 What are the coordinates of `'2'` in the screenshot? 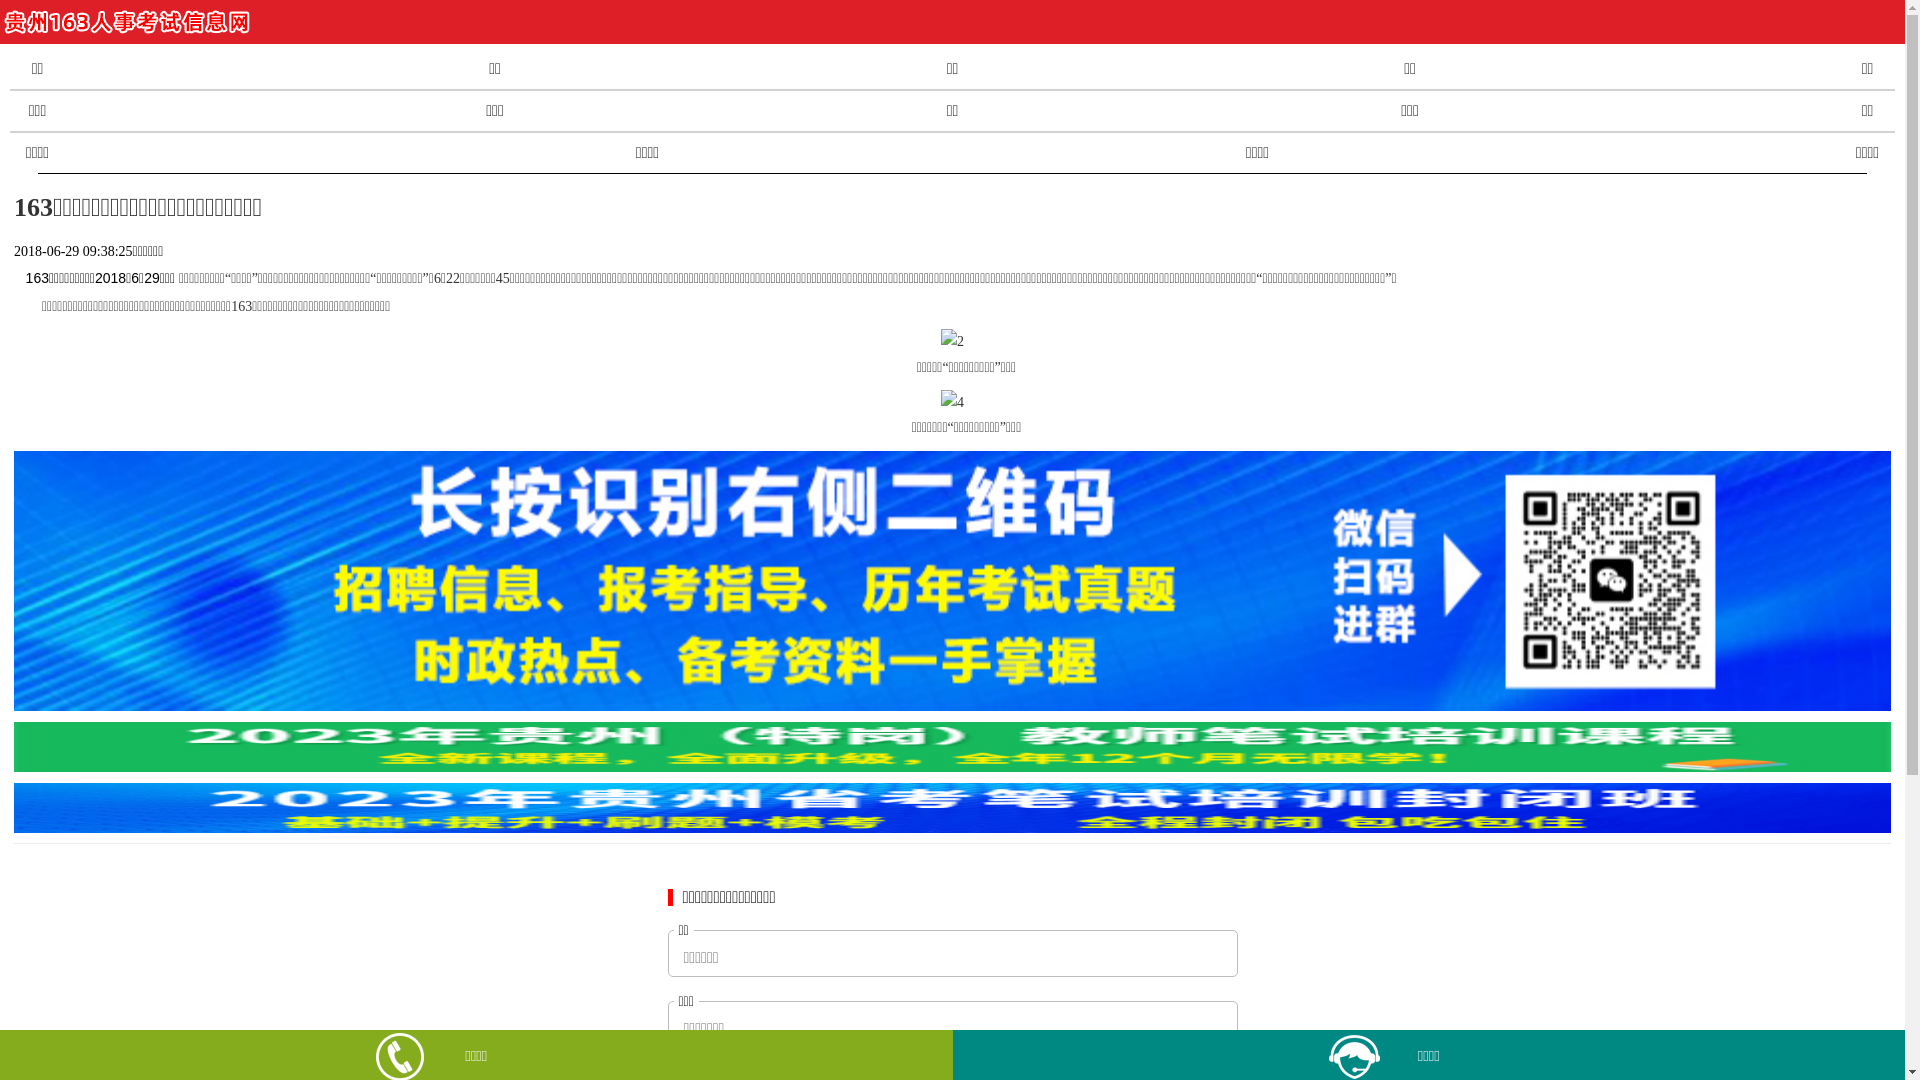 It's located at (951, 335).